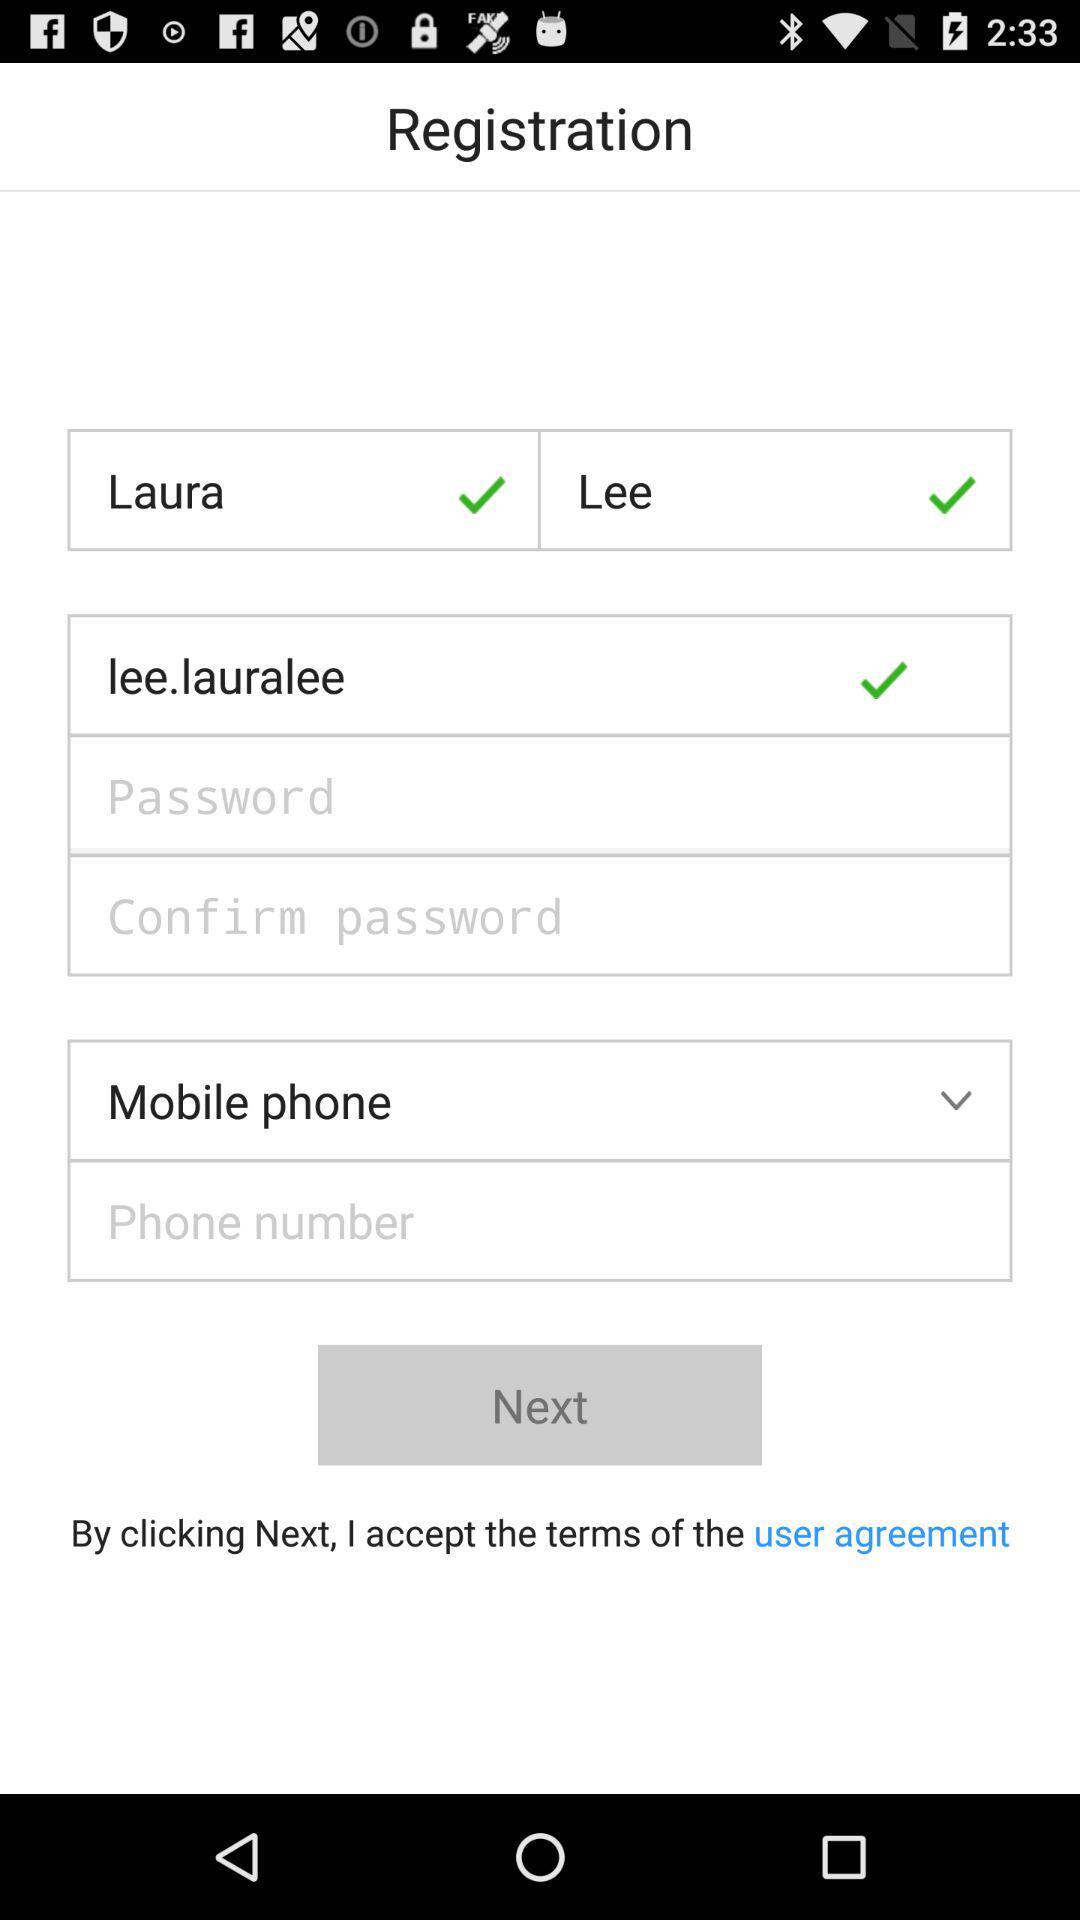 This screenshot has height=1920, width=1080. I want to click on the password, so click(540, 794).